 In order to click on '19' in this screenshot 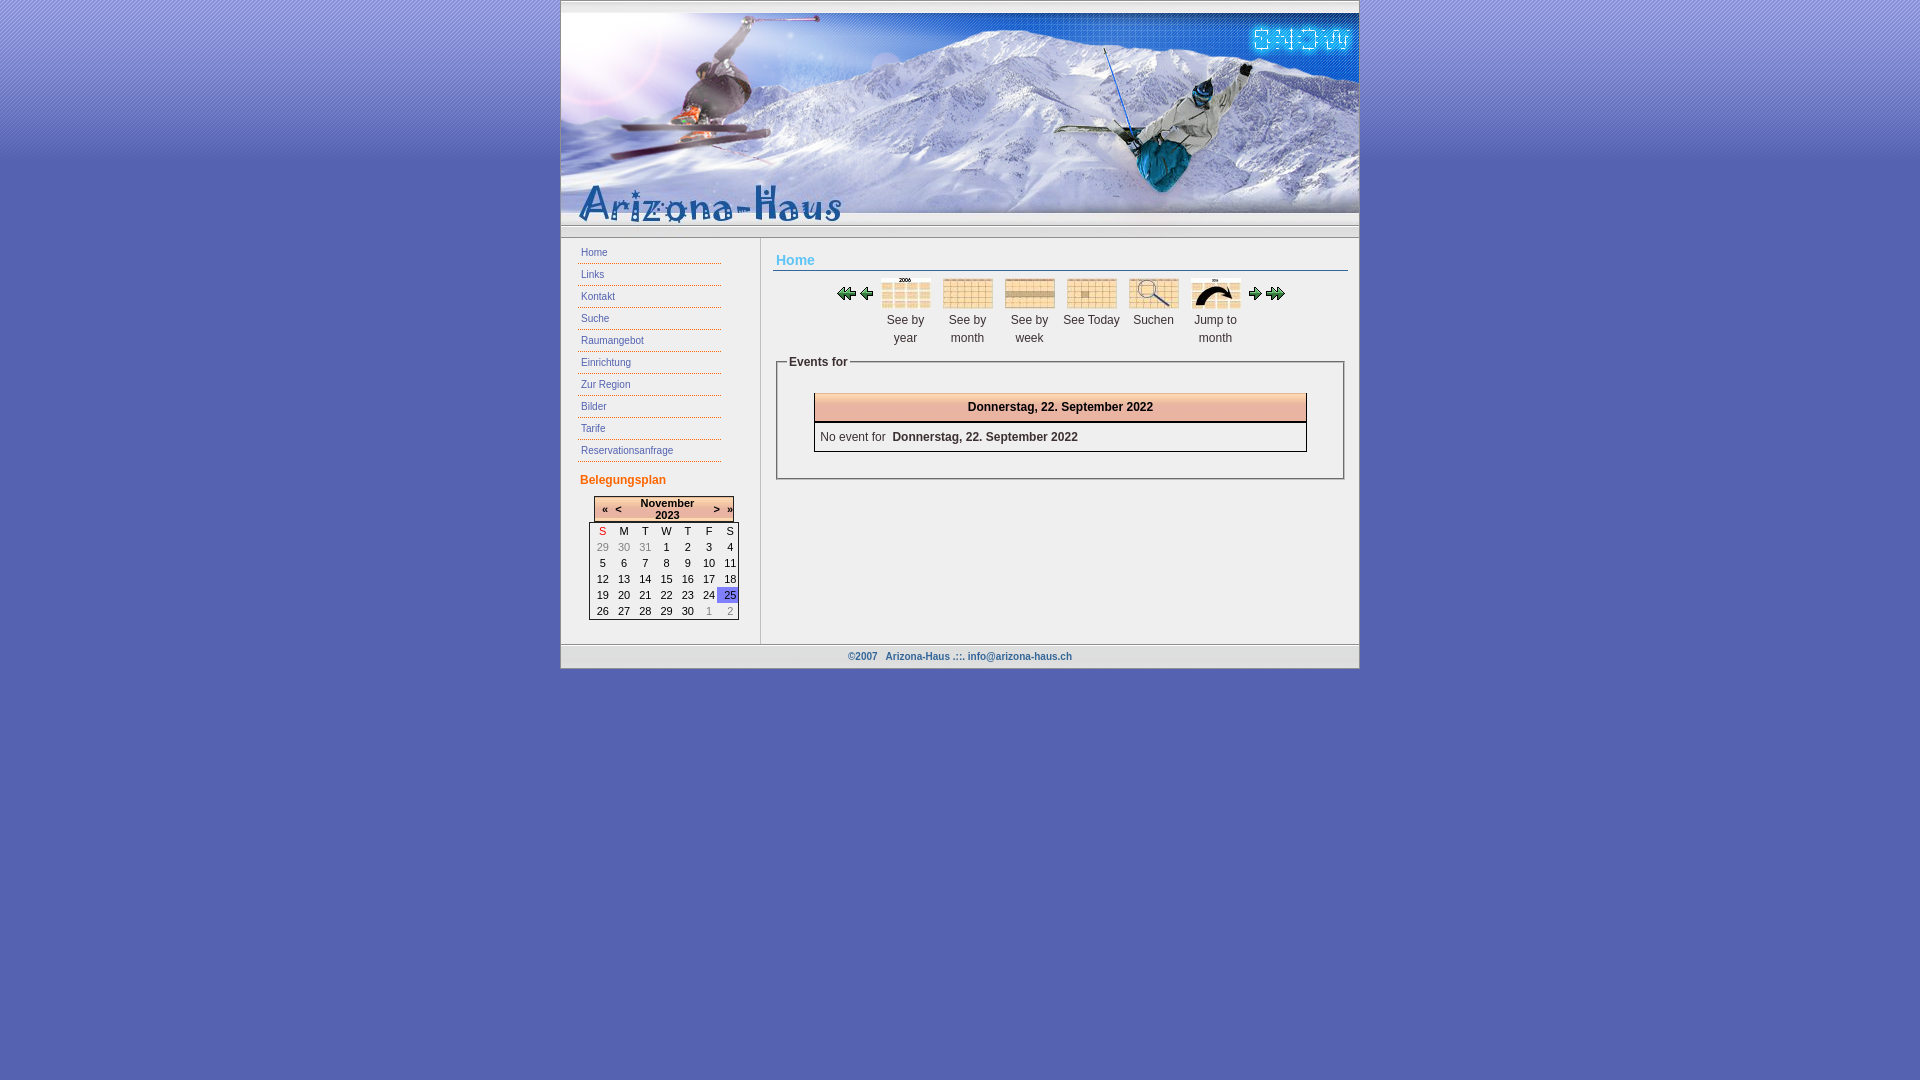, I will do `click(595, 593)`.